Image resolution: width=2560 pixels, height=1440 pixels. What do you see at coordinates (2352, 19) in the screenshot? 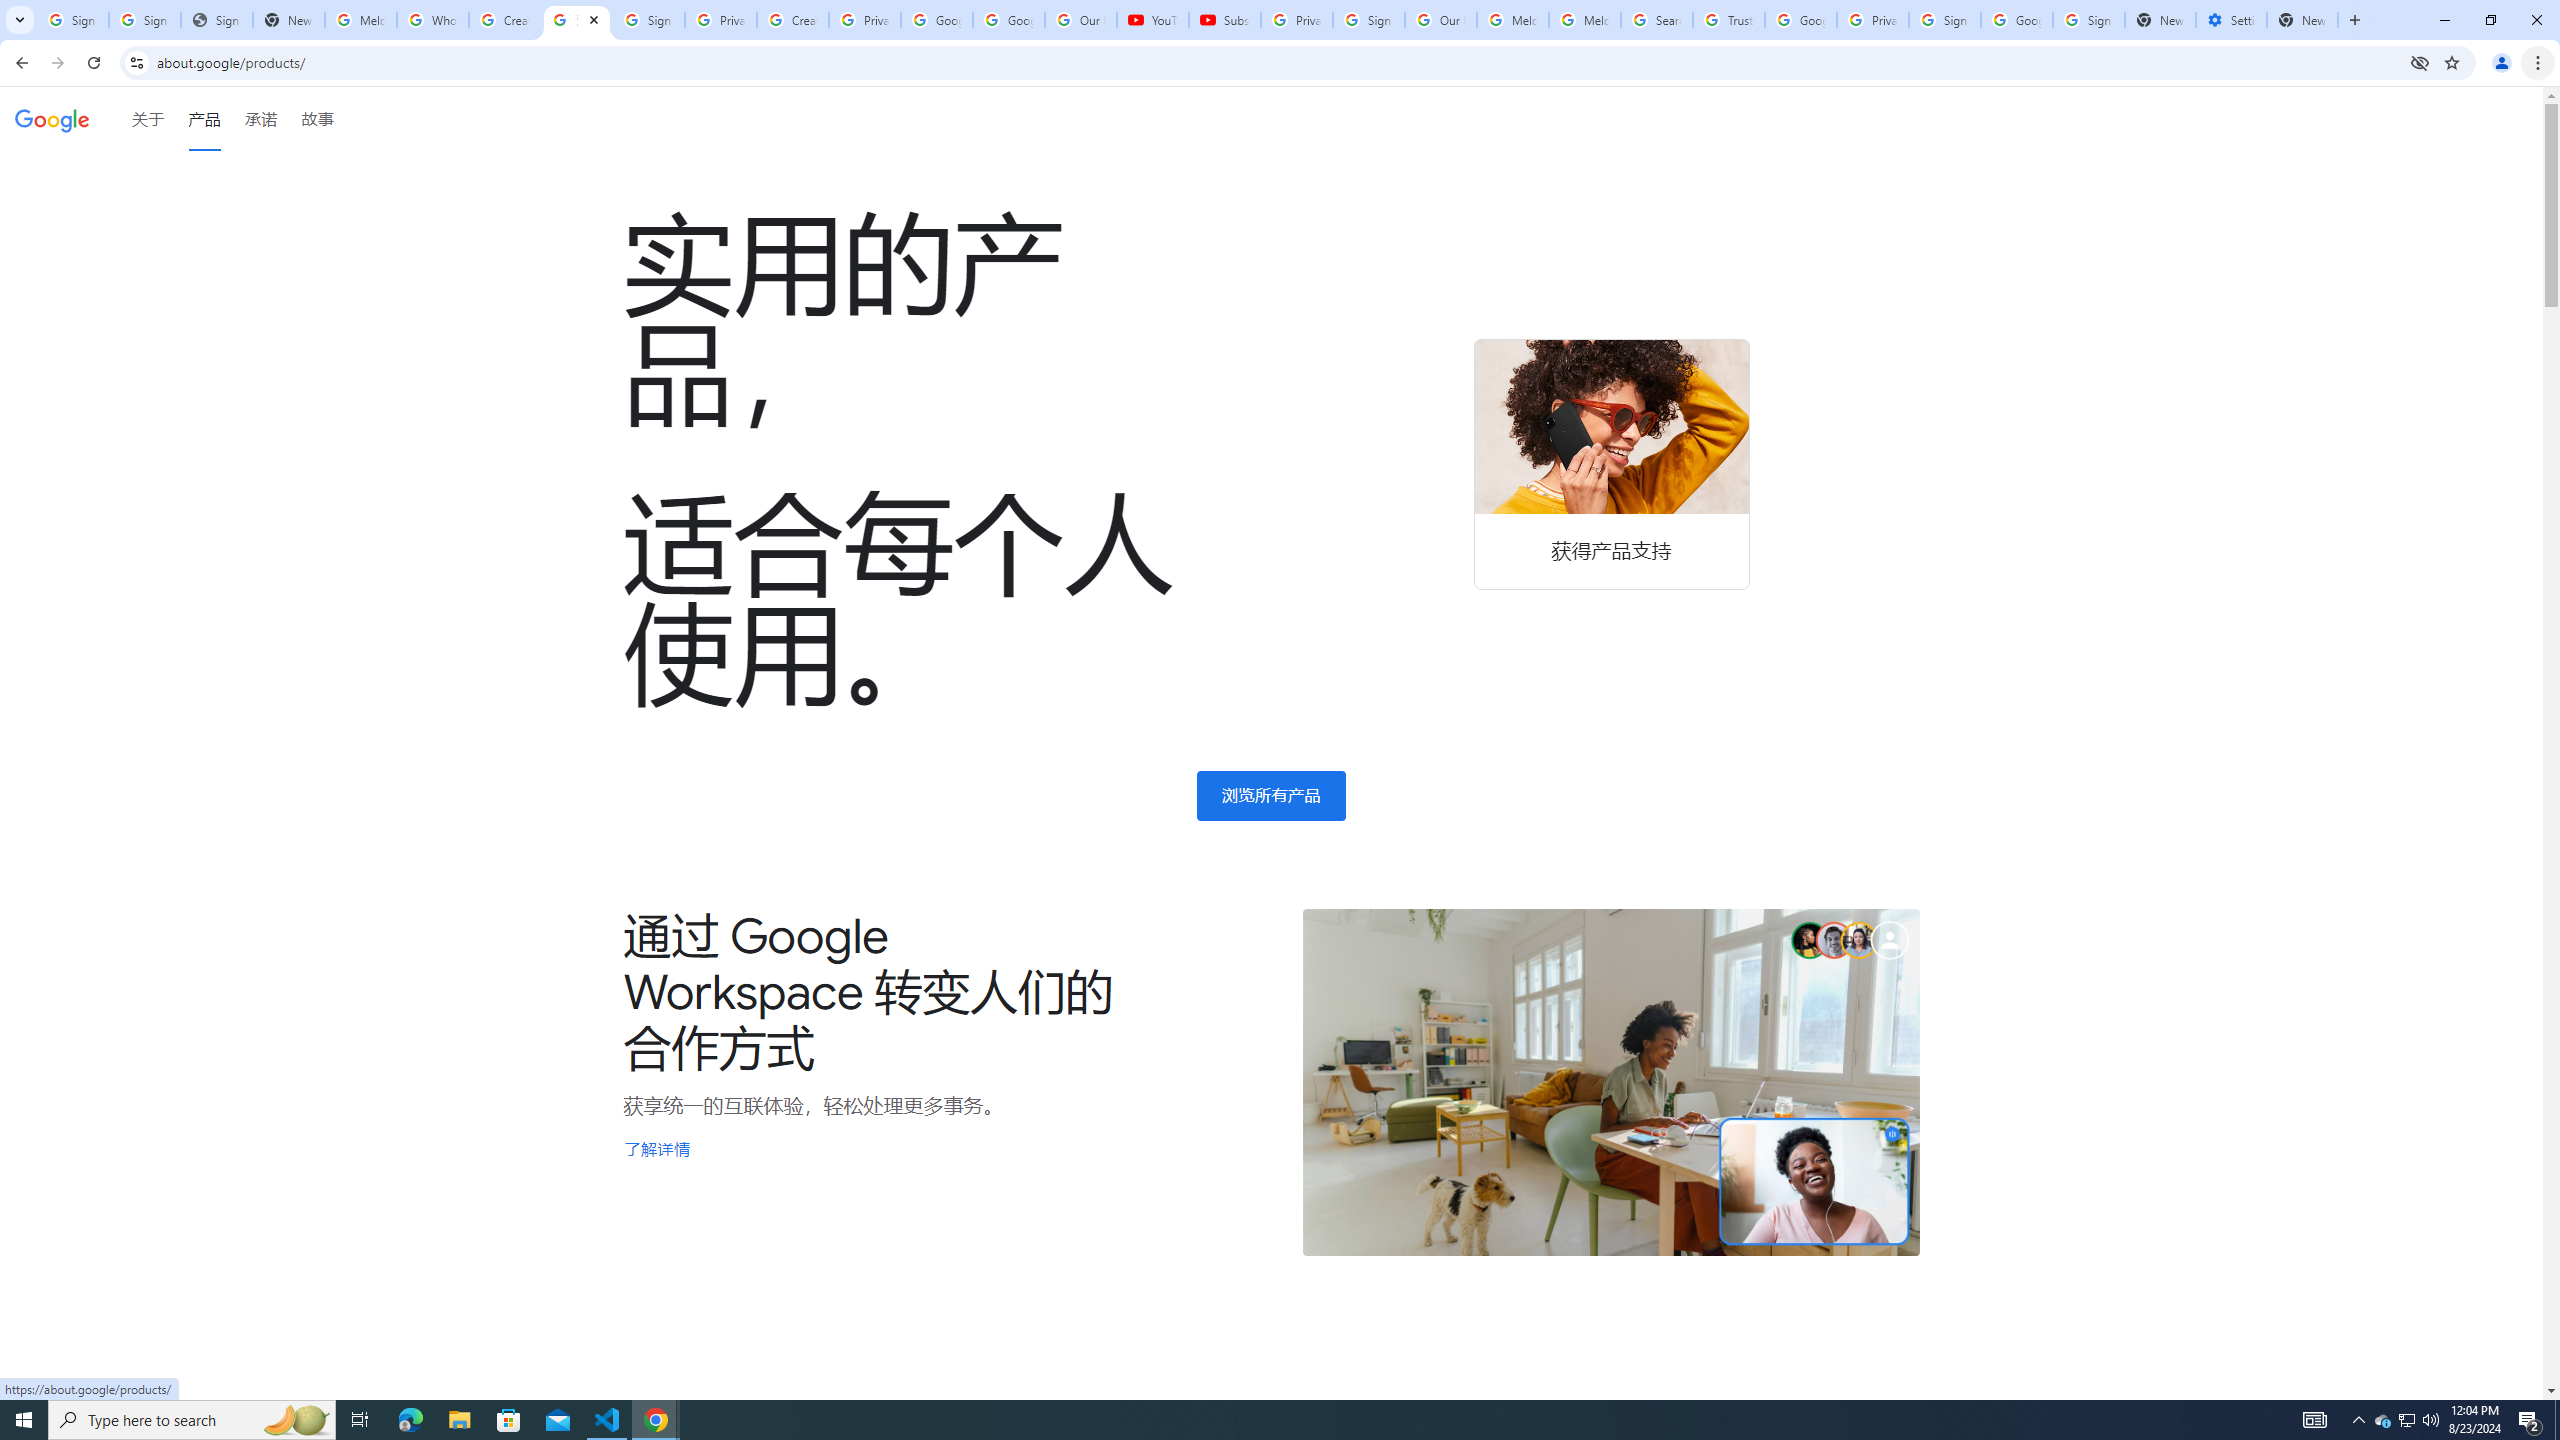
I see `'New Tab'` at bounding box center [2352, 19].